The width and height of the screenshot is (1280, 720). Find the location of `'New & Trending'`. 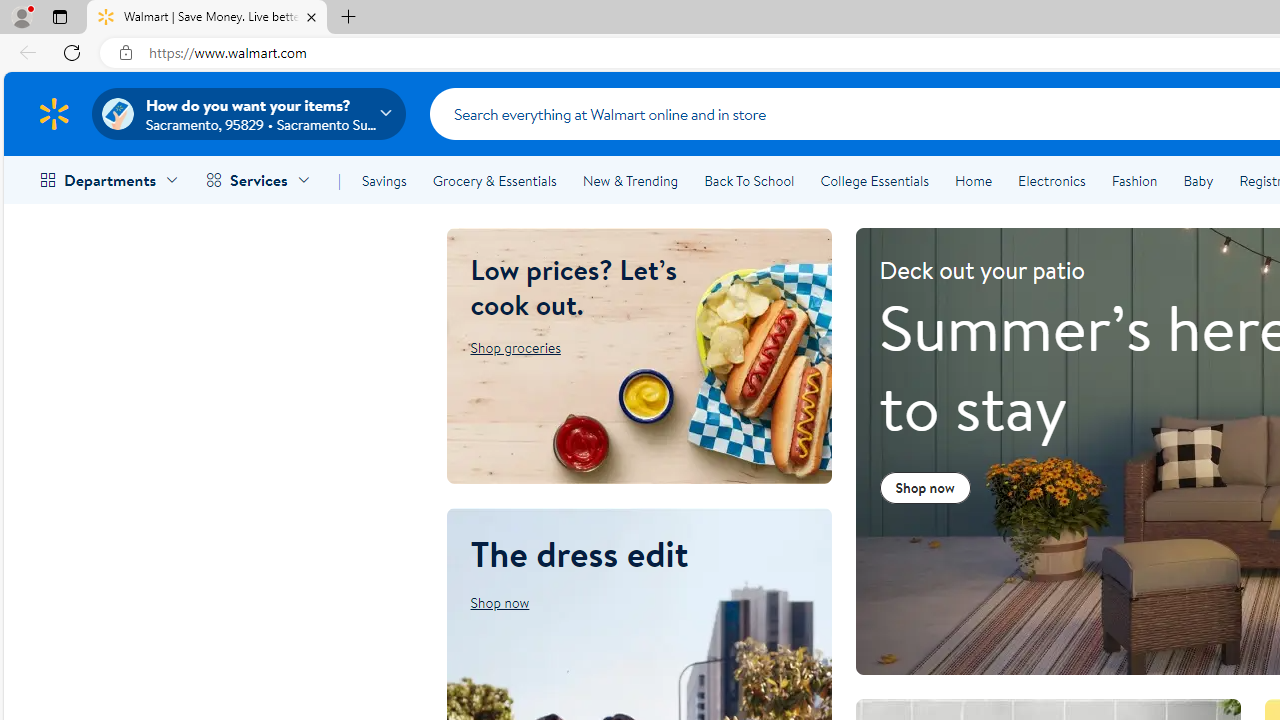

'New & Trending' is located at coordinates (630, 181).